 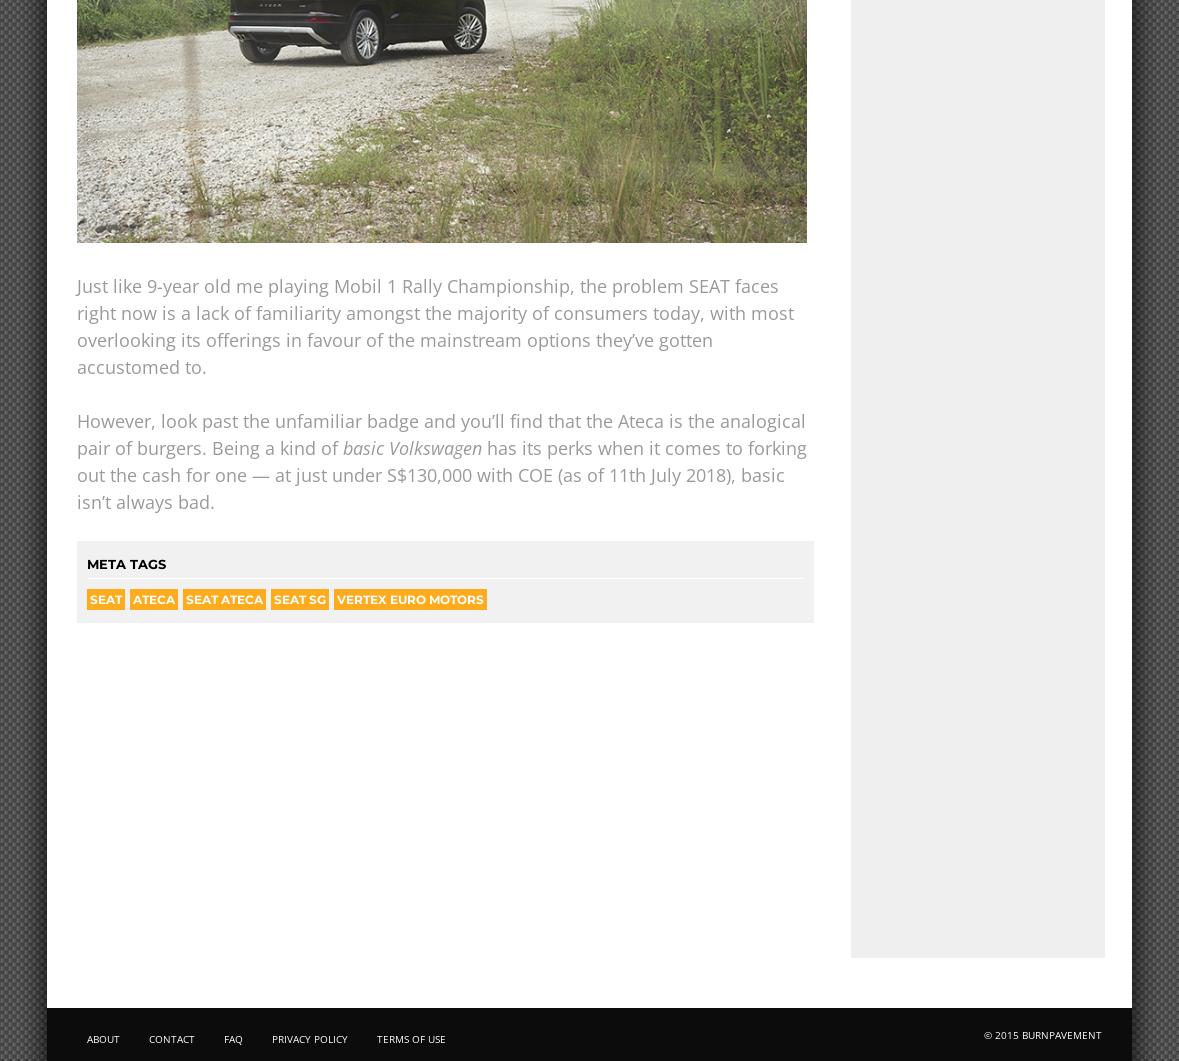 What do you see at coordinates (131, 598) in the screenshot?
I see `'Ateca'` at bounding box center [131, 598].